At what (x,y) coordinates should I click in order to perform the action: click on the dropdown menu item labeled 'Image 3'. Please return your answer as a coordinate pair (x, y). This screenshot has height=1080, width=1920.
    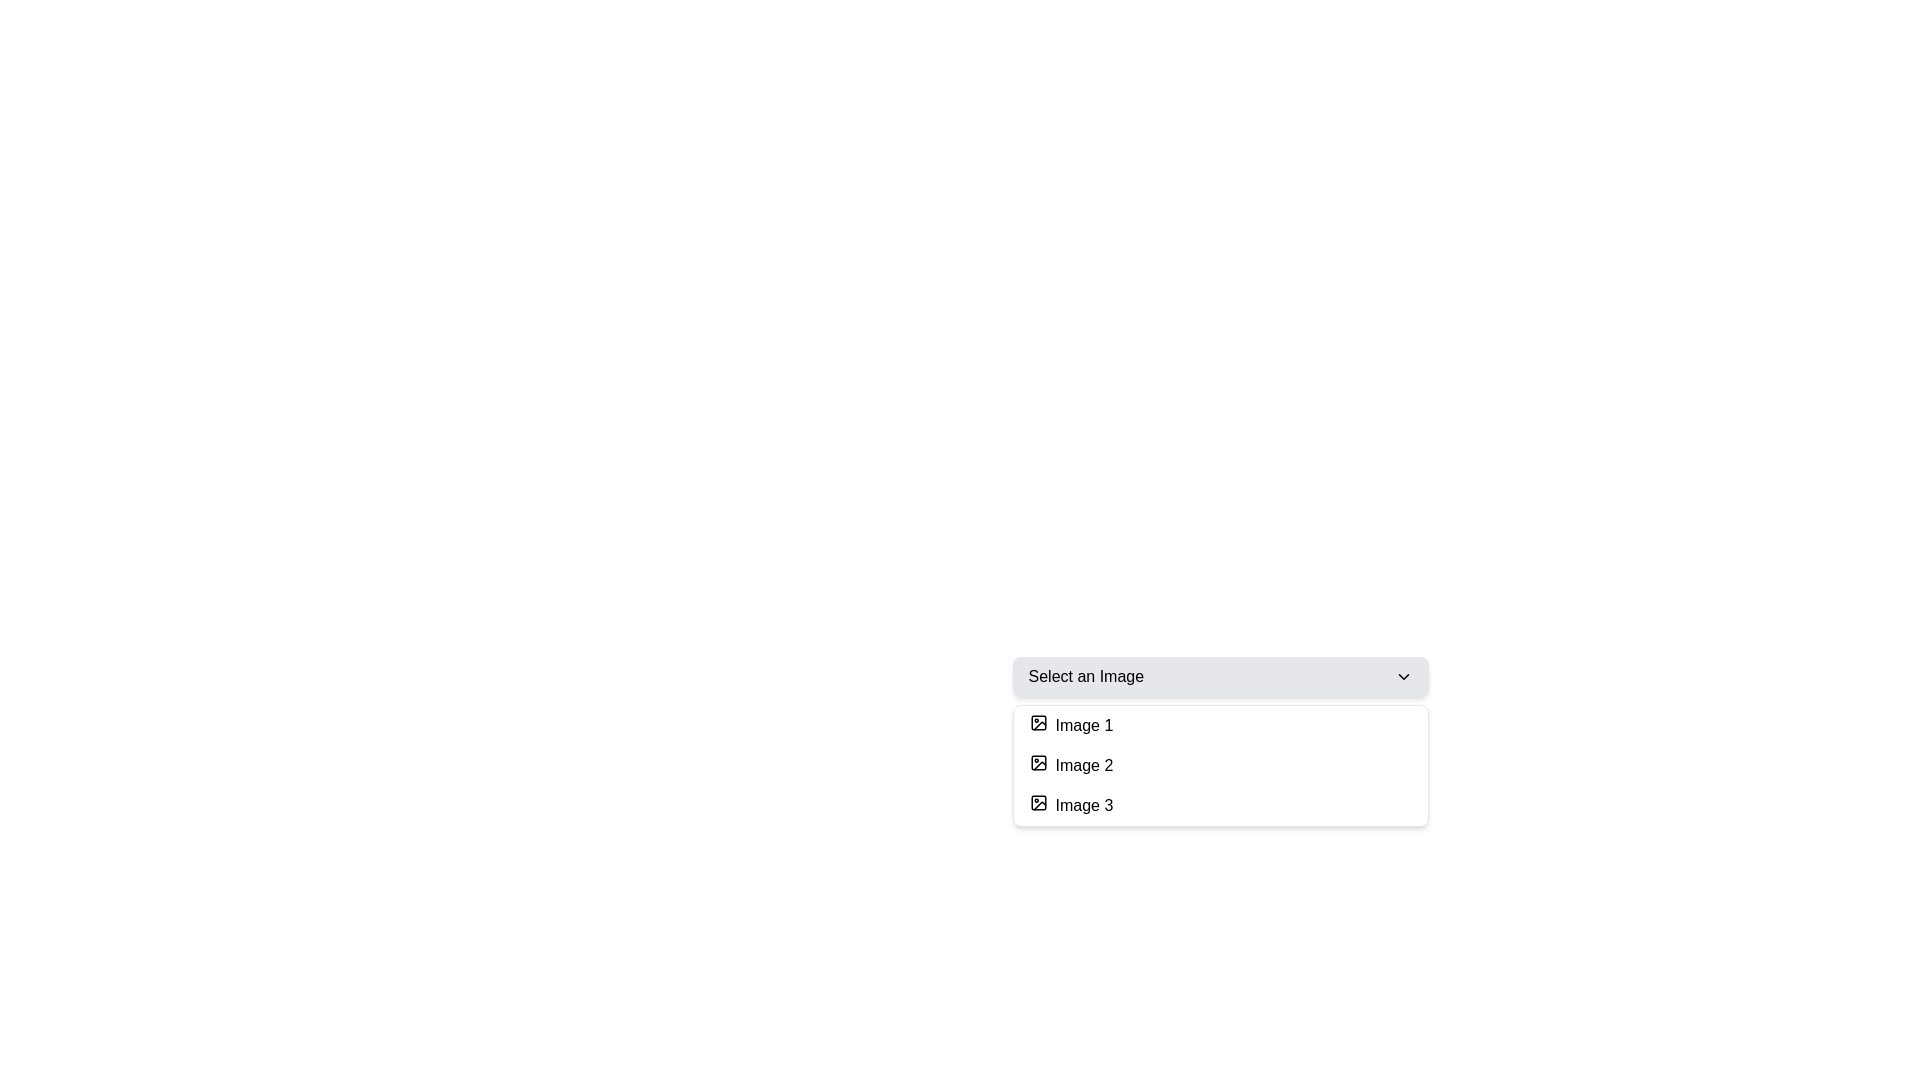
    Looking at the image, I should click on (1219, 805).